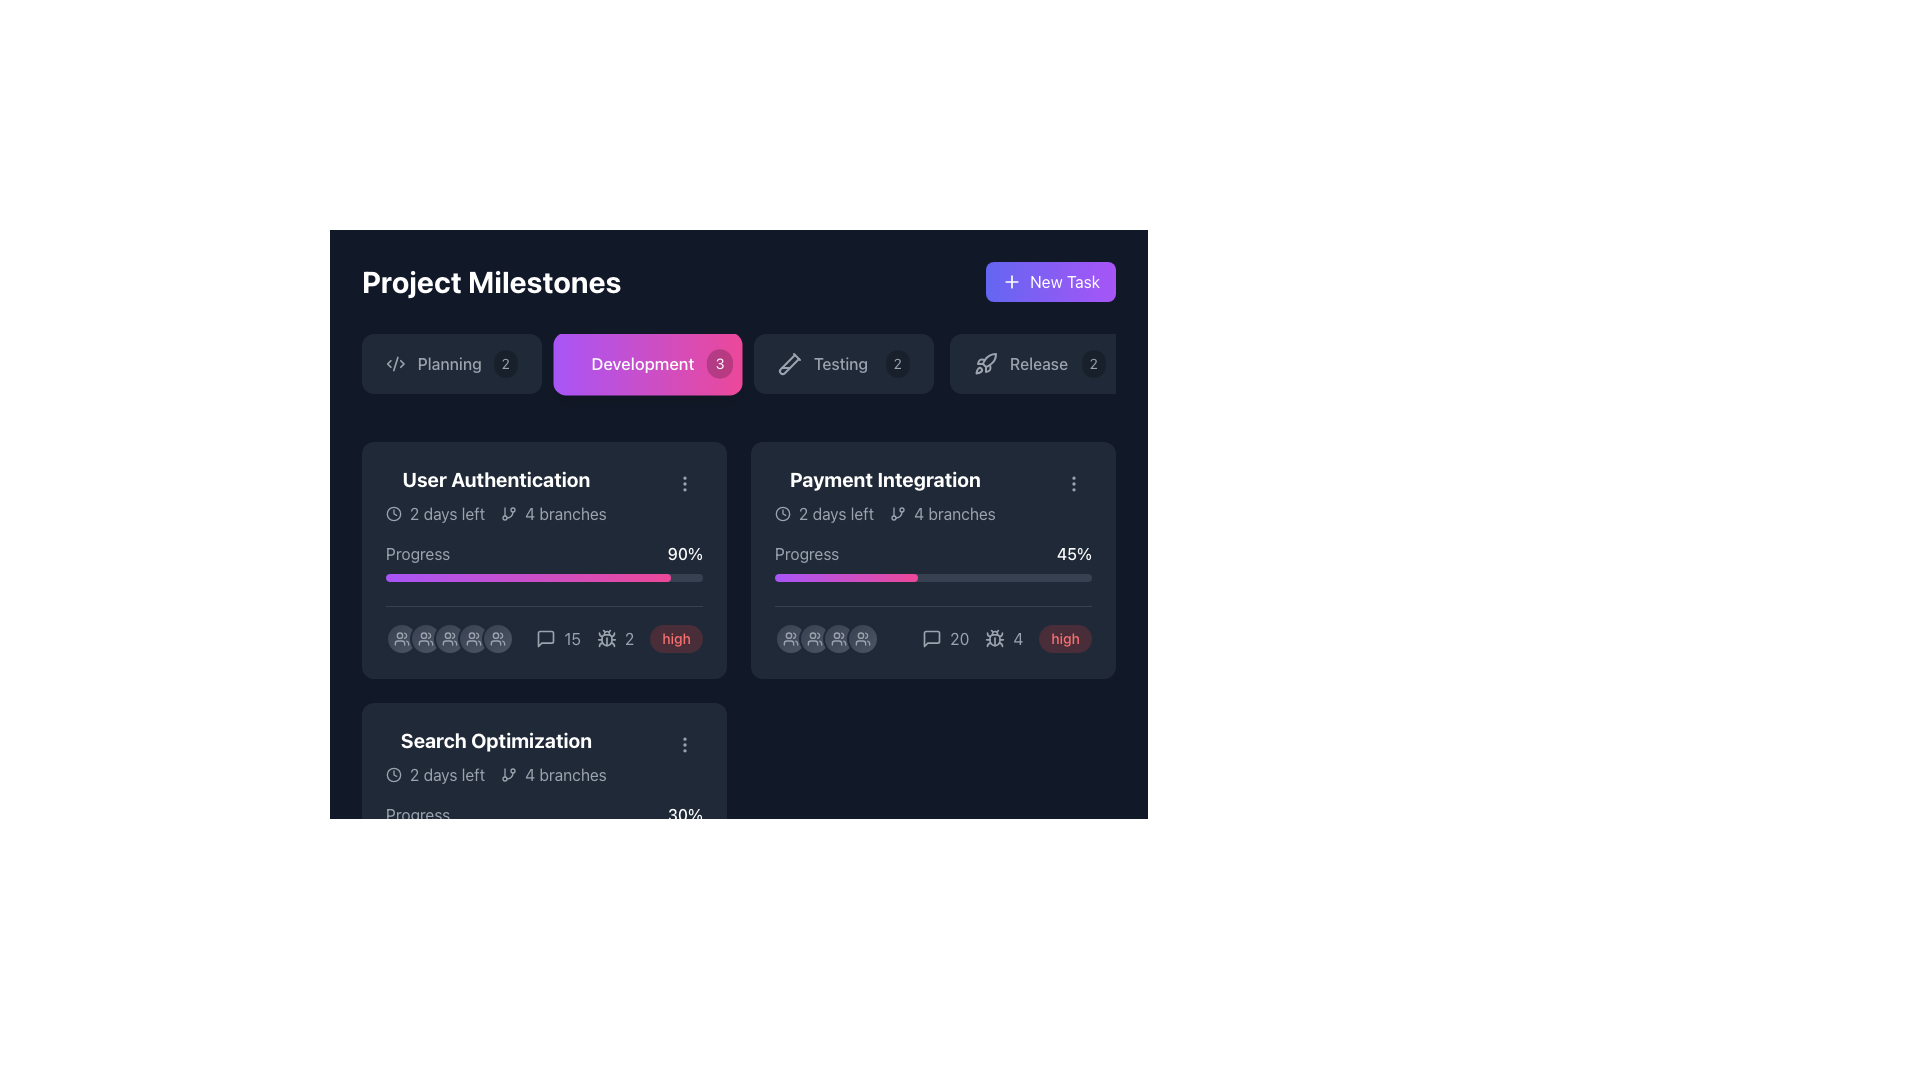  Describe the element at coordinates (509, 512) in the screenshot. I see `the Git branch icon located to the left of the '4 branches' text in the 'User Authentication' card` at that location.